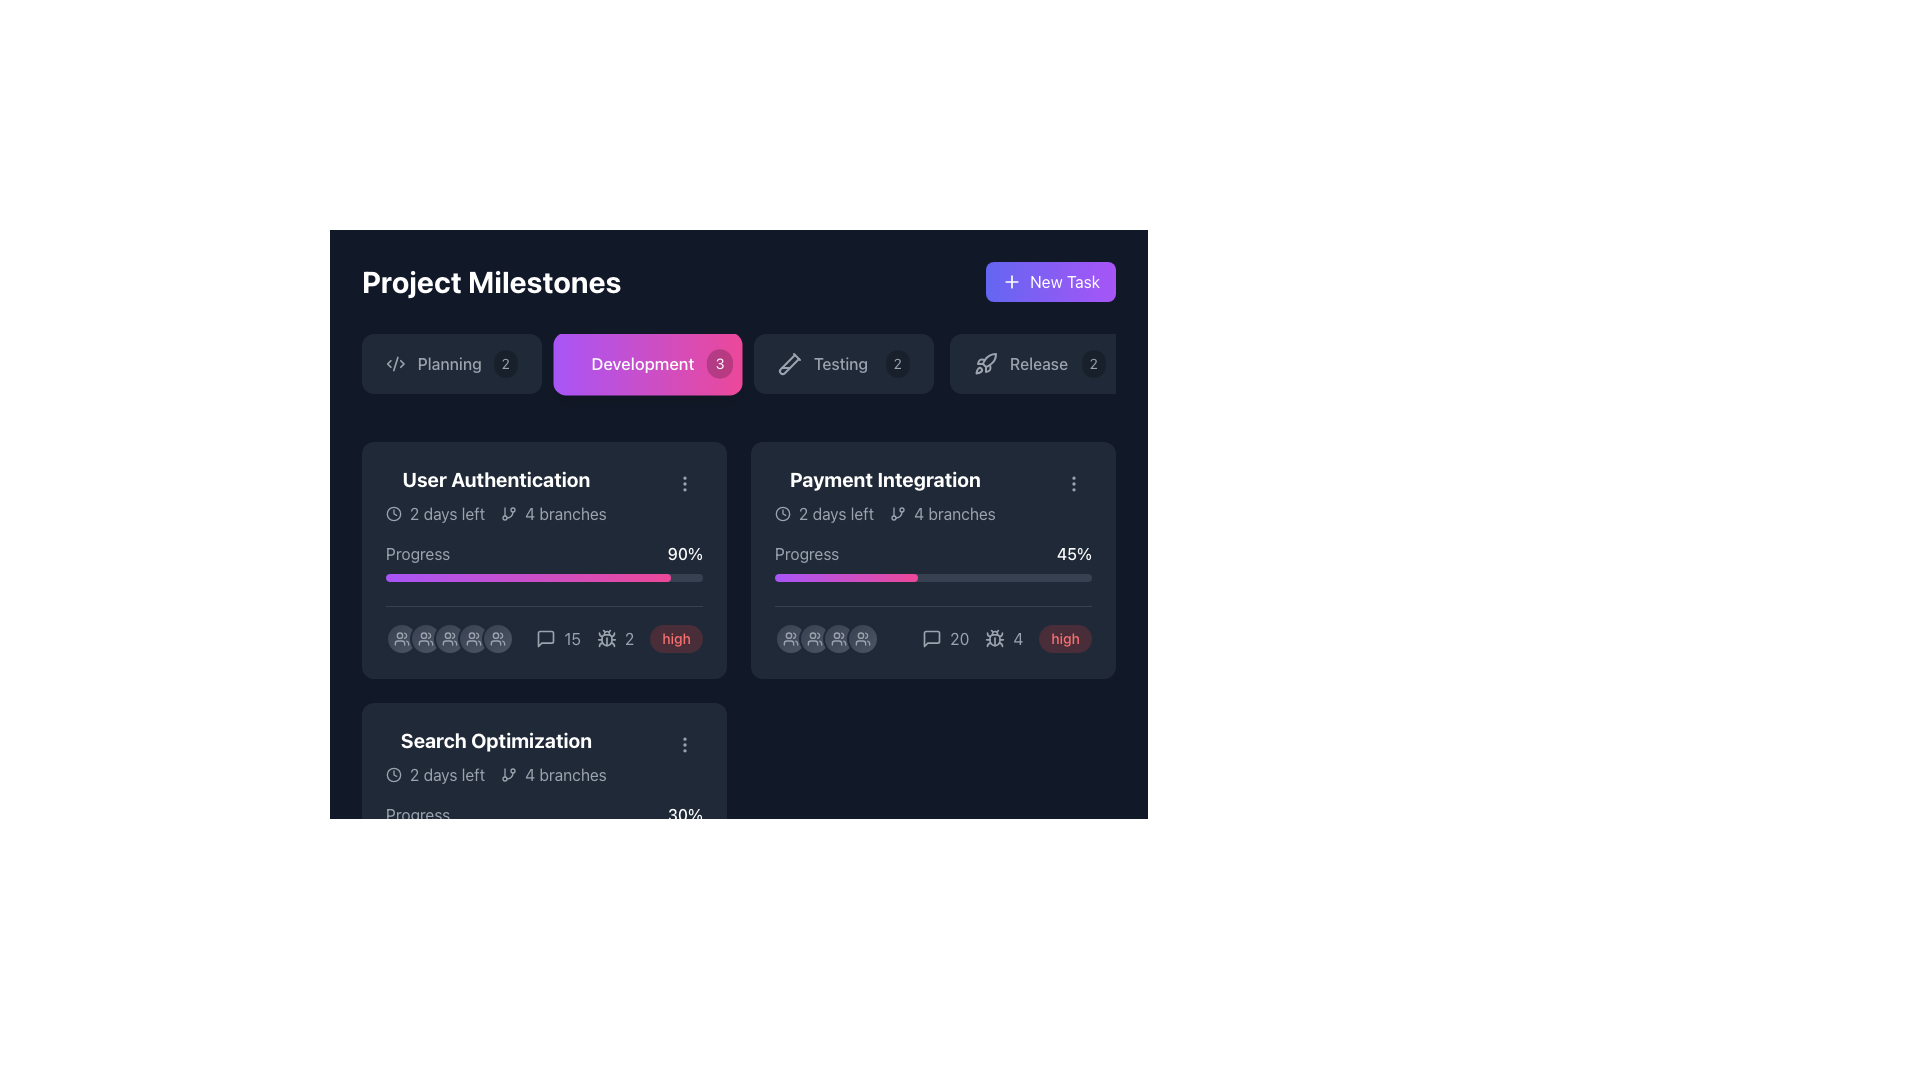  Describe the element at coordinates (509, 512) in the screenshot. I see `the Git branch icon located to the left of the '4 branches' text in the 'User Authentication' card` at that location.